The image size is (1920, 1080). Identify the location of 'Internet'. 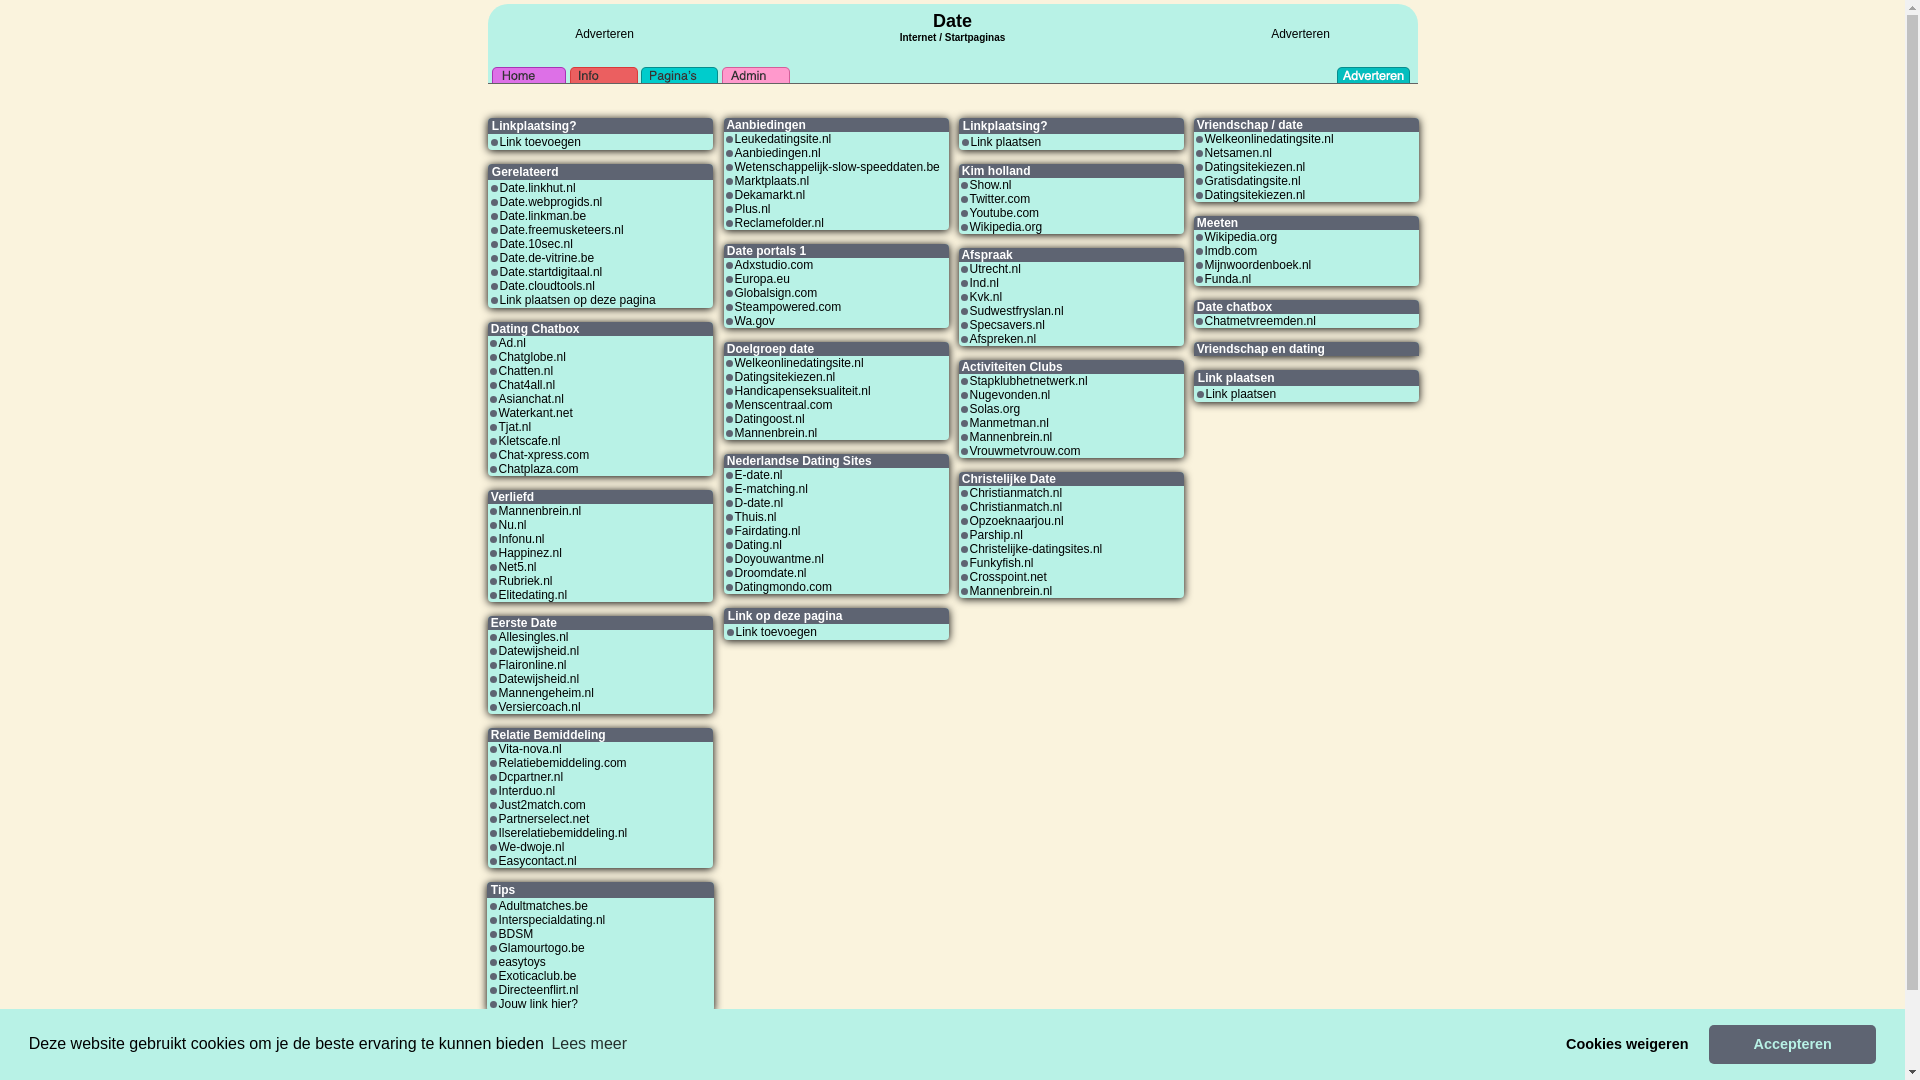
(917, 34).